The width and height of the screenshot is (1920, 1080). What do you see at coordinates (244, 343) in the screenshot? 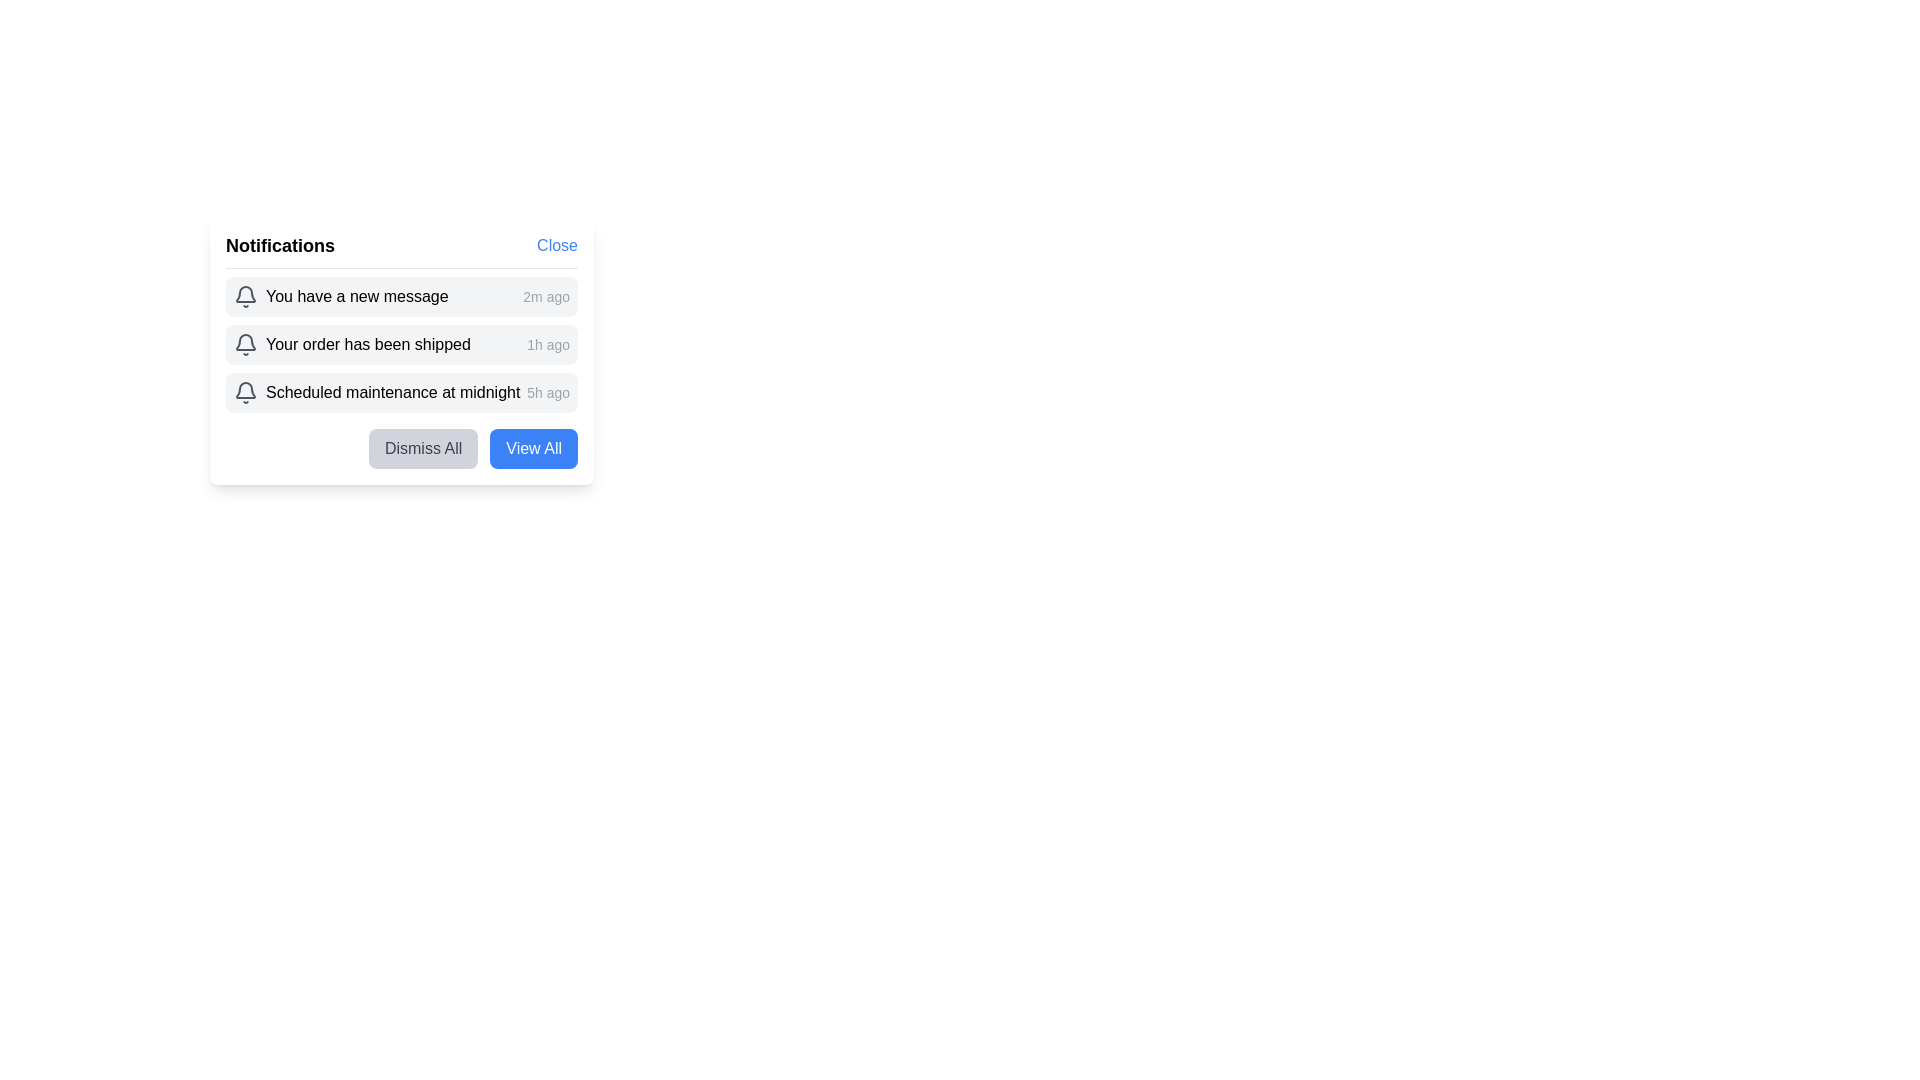
I see `the gray bell icon in the second row of the notification panel, which is to the left of the text 'Your order has been shipped'` at bounding box center [244, 343].